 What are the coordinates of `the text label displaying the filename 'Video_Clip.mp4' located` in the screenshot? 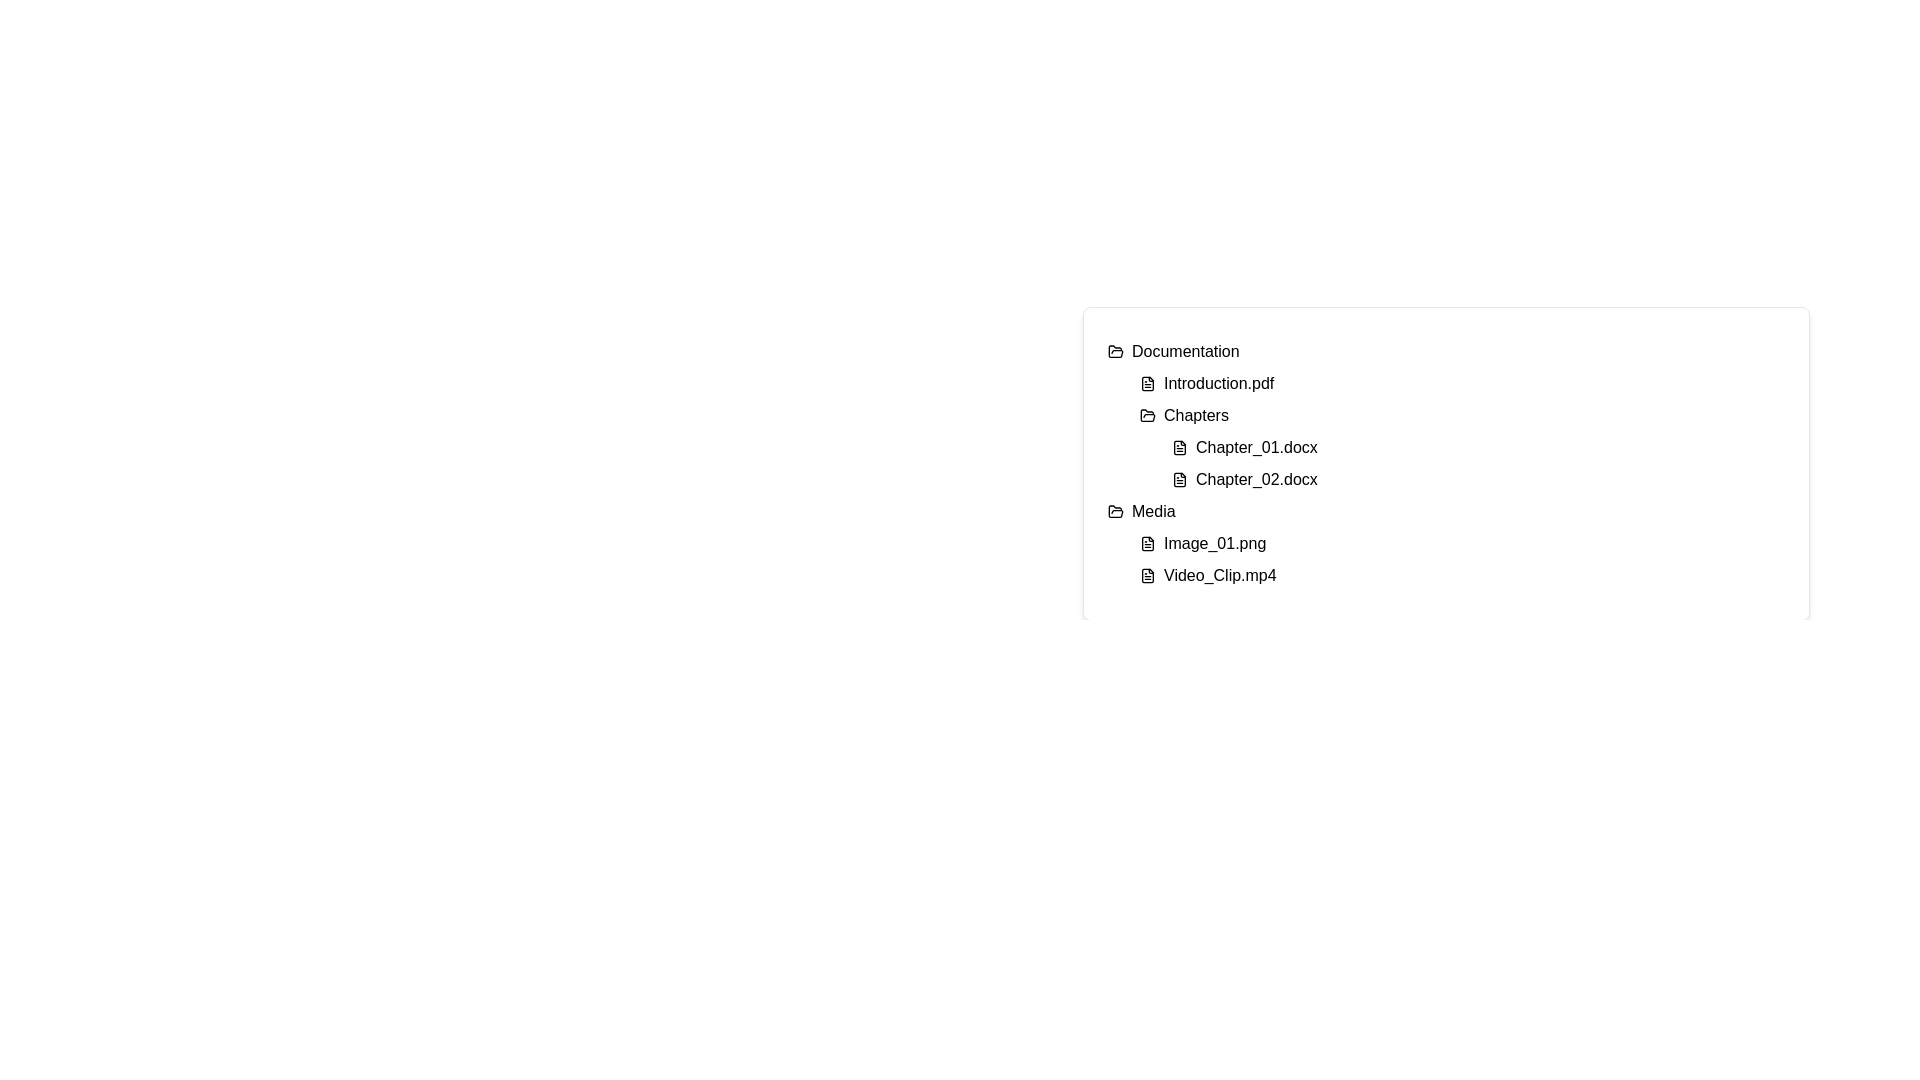 It's located at (1219, 575).